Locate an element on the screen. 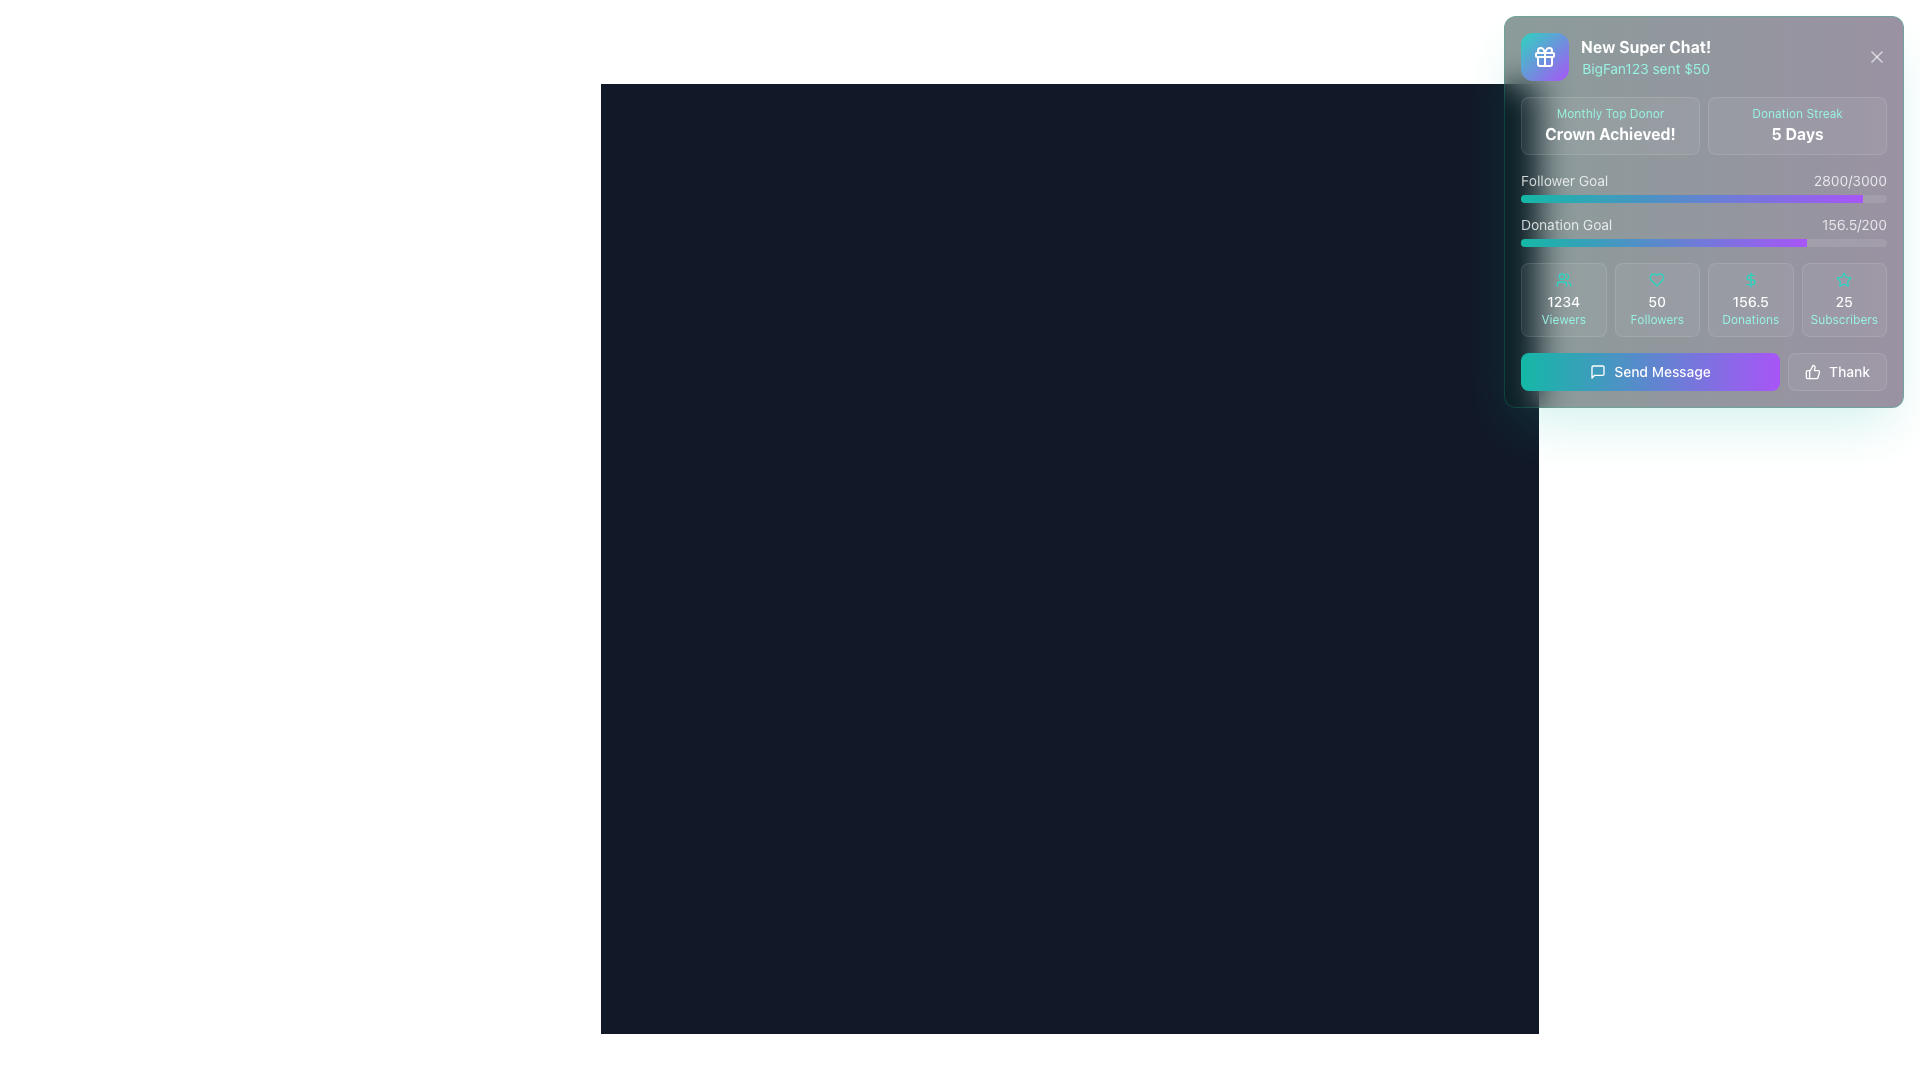 Image resolution: width=1920 pixels, height=1080 pixels. the displayed information on the Informational Card showing '50 Followers', which is the second card in a grid layout, positioned between '1234 Viewers' and '156.5 Donations' is located at coordinates (1657, 300).